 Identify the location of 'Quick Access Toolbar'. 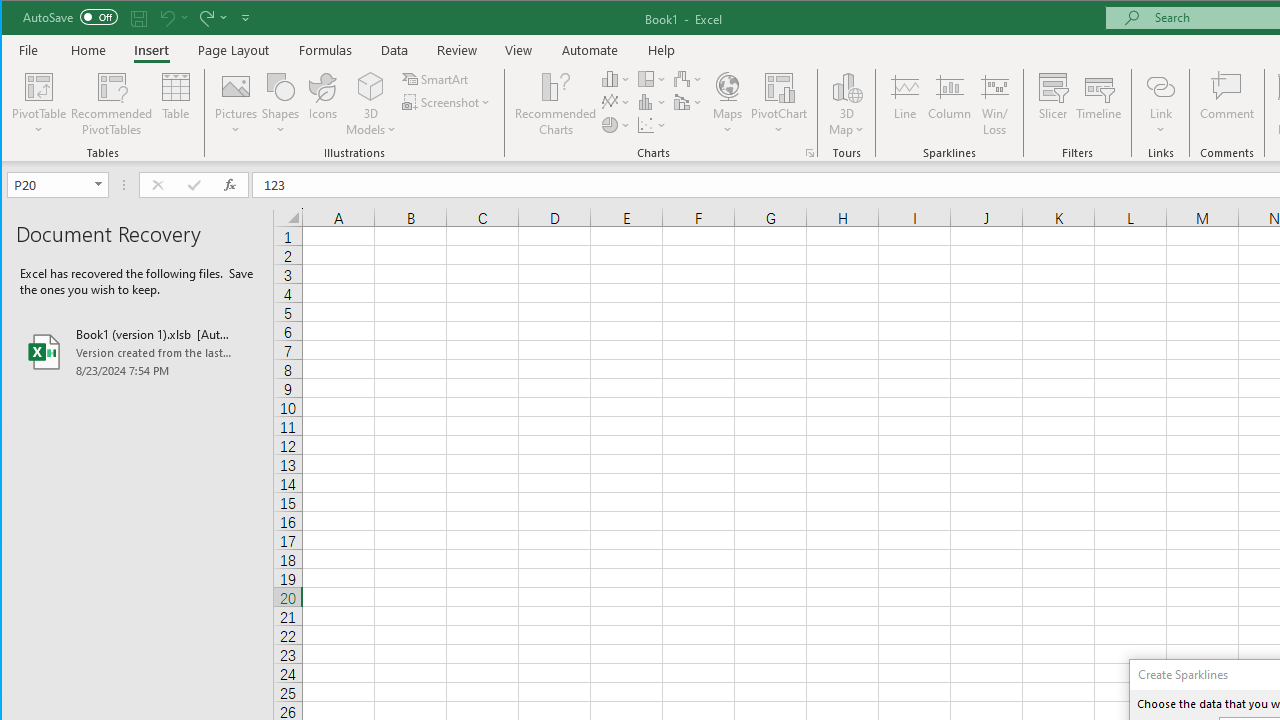
(137, 18).